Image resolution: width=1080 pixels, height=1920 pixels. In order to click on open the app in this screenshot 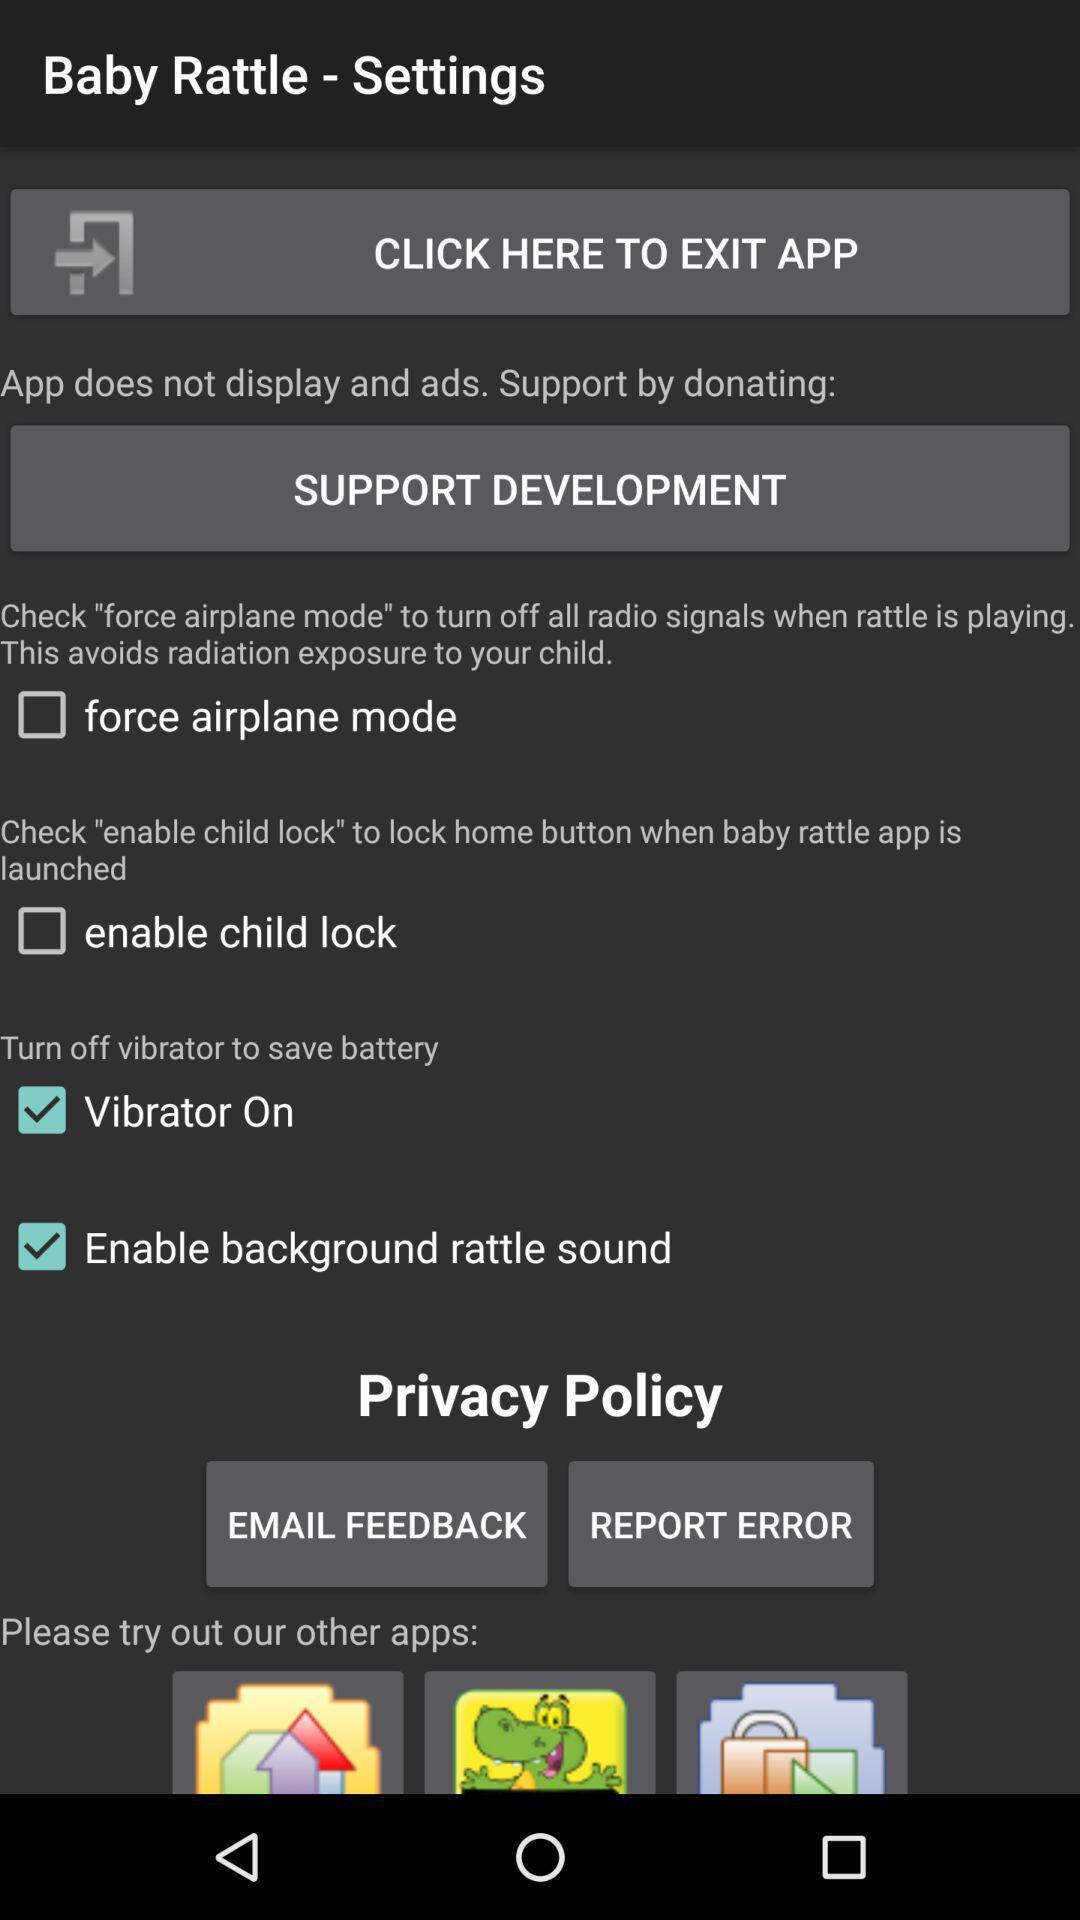, I will do `click(790, 1723)`.